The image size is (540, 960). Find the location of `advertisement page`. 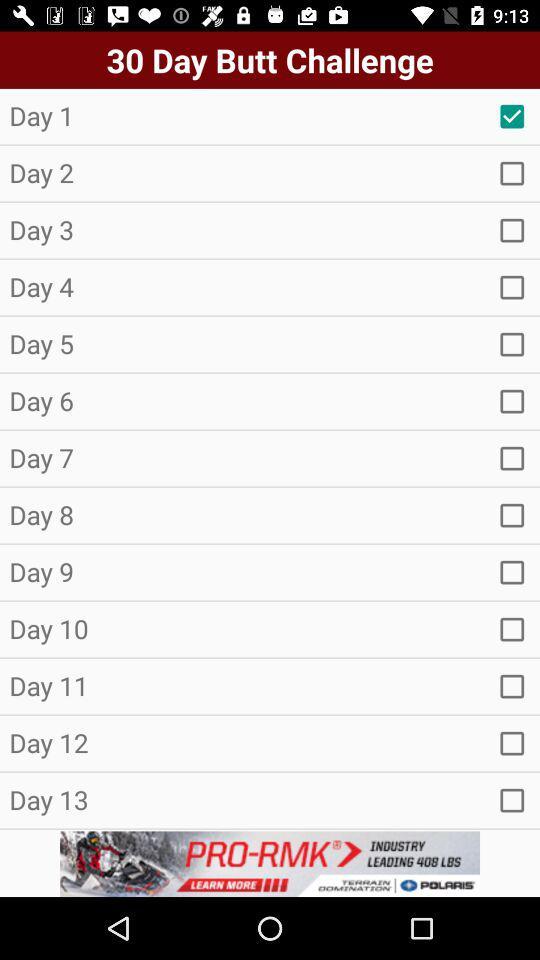

advertisement page is located at coordinates (270, 863).